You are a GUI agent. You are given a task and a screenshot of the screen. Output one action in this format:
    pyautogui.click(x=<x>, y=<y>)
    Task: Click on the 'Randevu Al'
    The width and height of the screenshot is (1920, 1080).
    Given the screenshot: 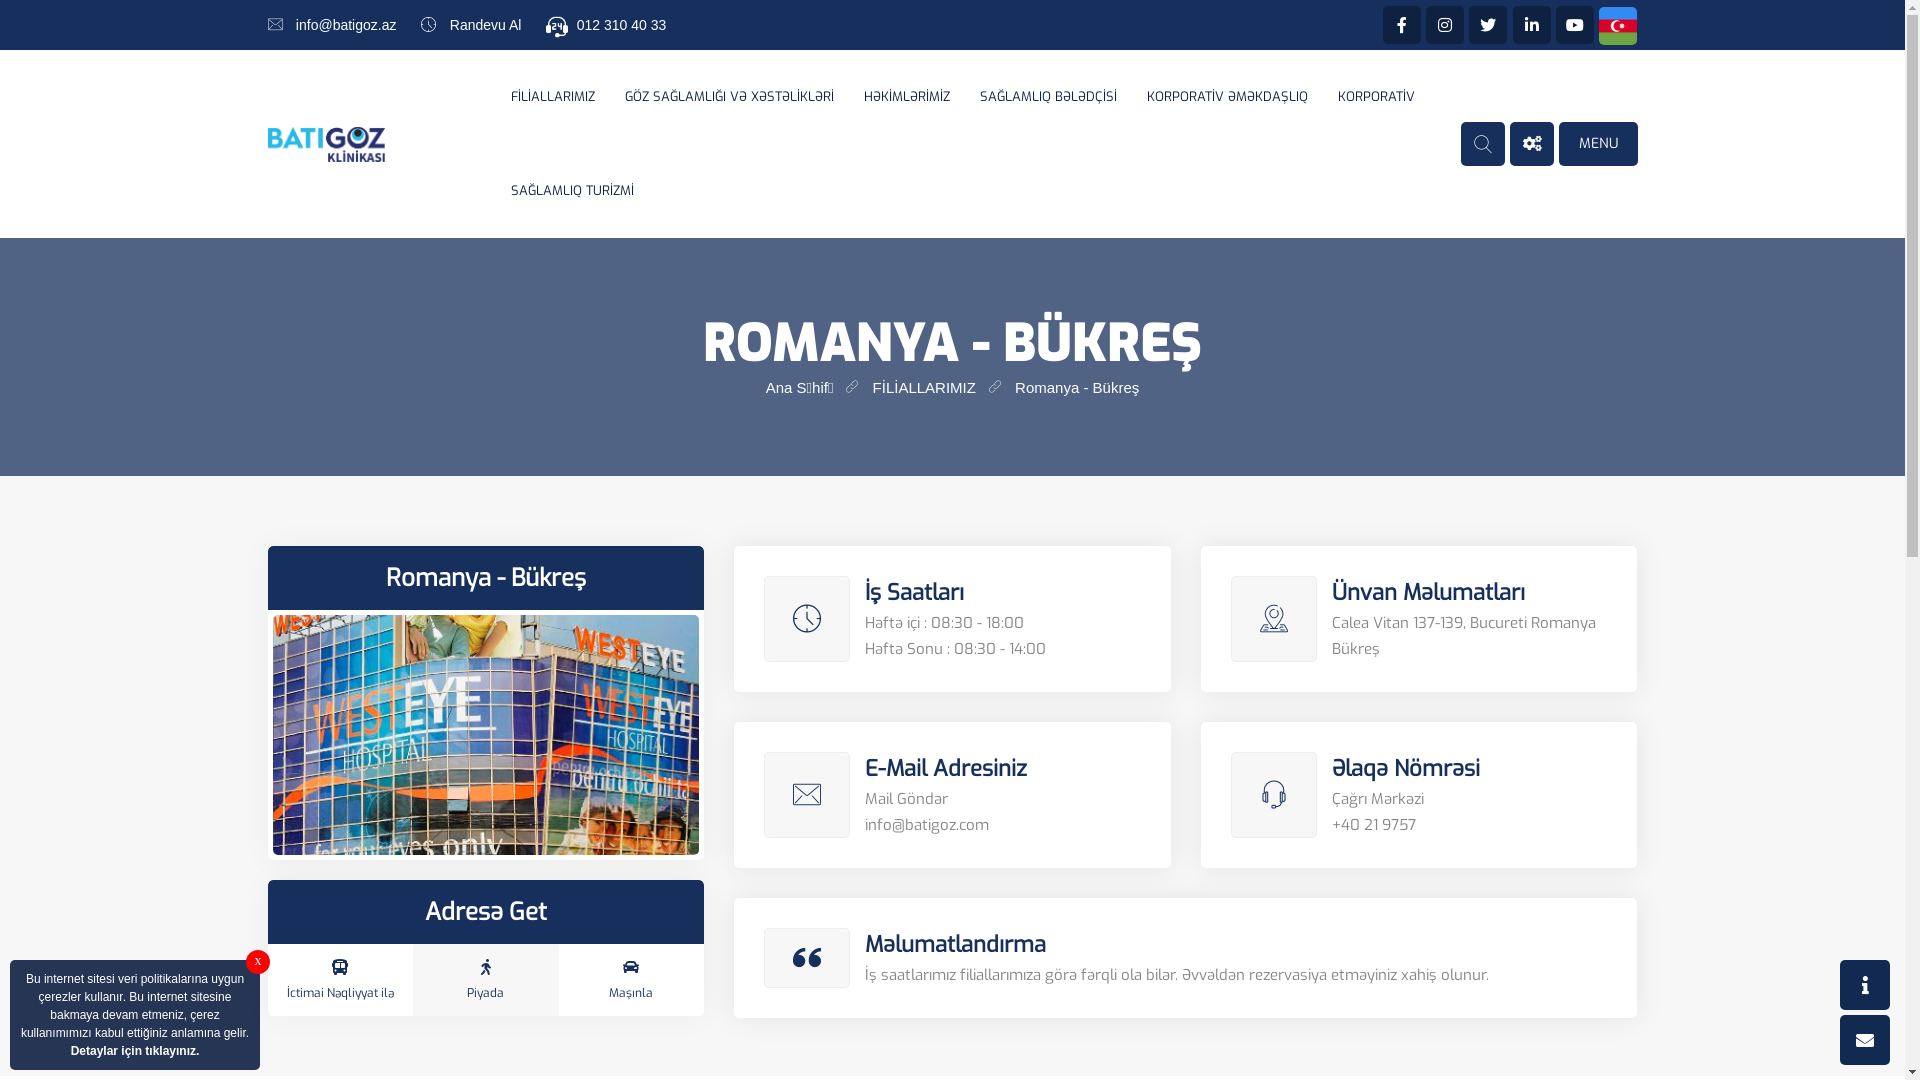 What is the action you would take?
    pyautogui.click(x=449, y=24)
    